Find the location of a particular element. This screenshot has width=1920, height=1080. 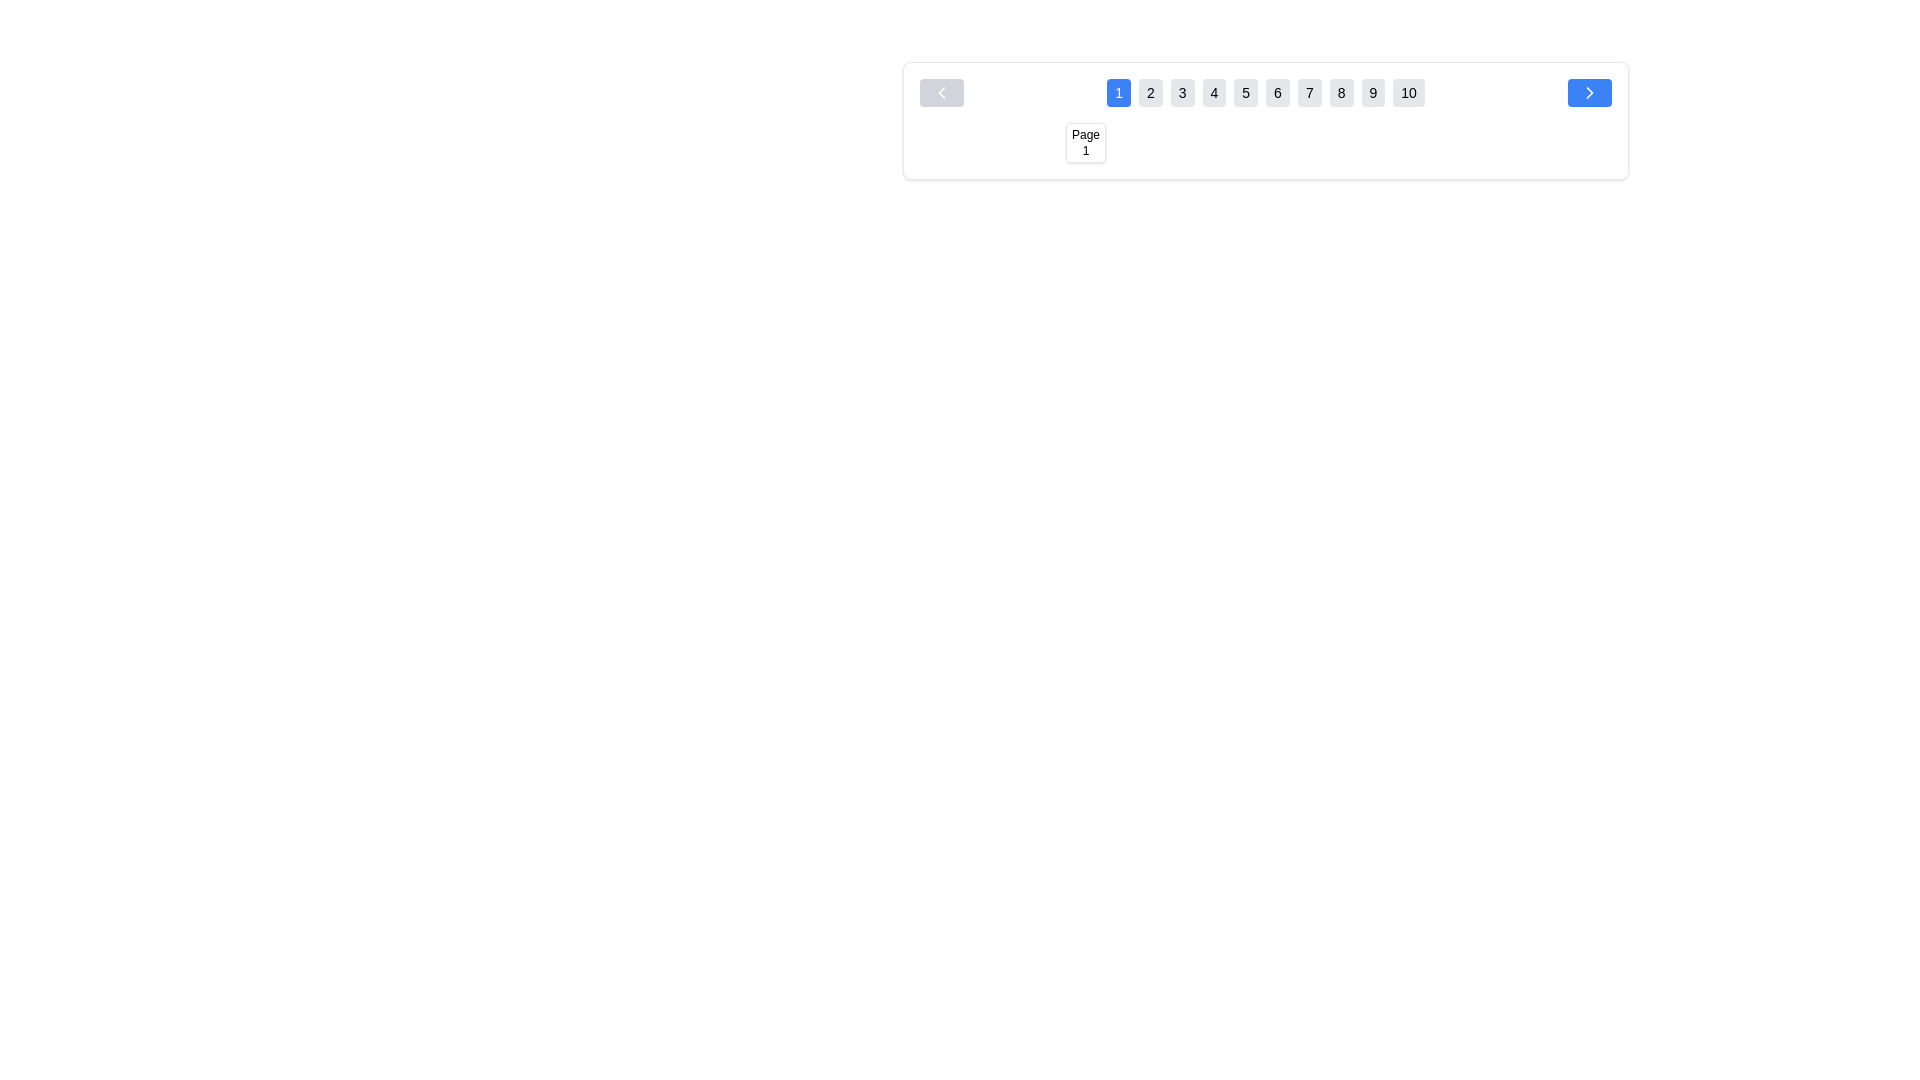

the Pagination control element is located at coordinates (1265, 120).